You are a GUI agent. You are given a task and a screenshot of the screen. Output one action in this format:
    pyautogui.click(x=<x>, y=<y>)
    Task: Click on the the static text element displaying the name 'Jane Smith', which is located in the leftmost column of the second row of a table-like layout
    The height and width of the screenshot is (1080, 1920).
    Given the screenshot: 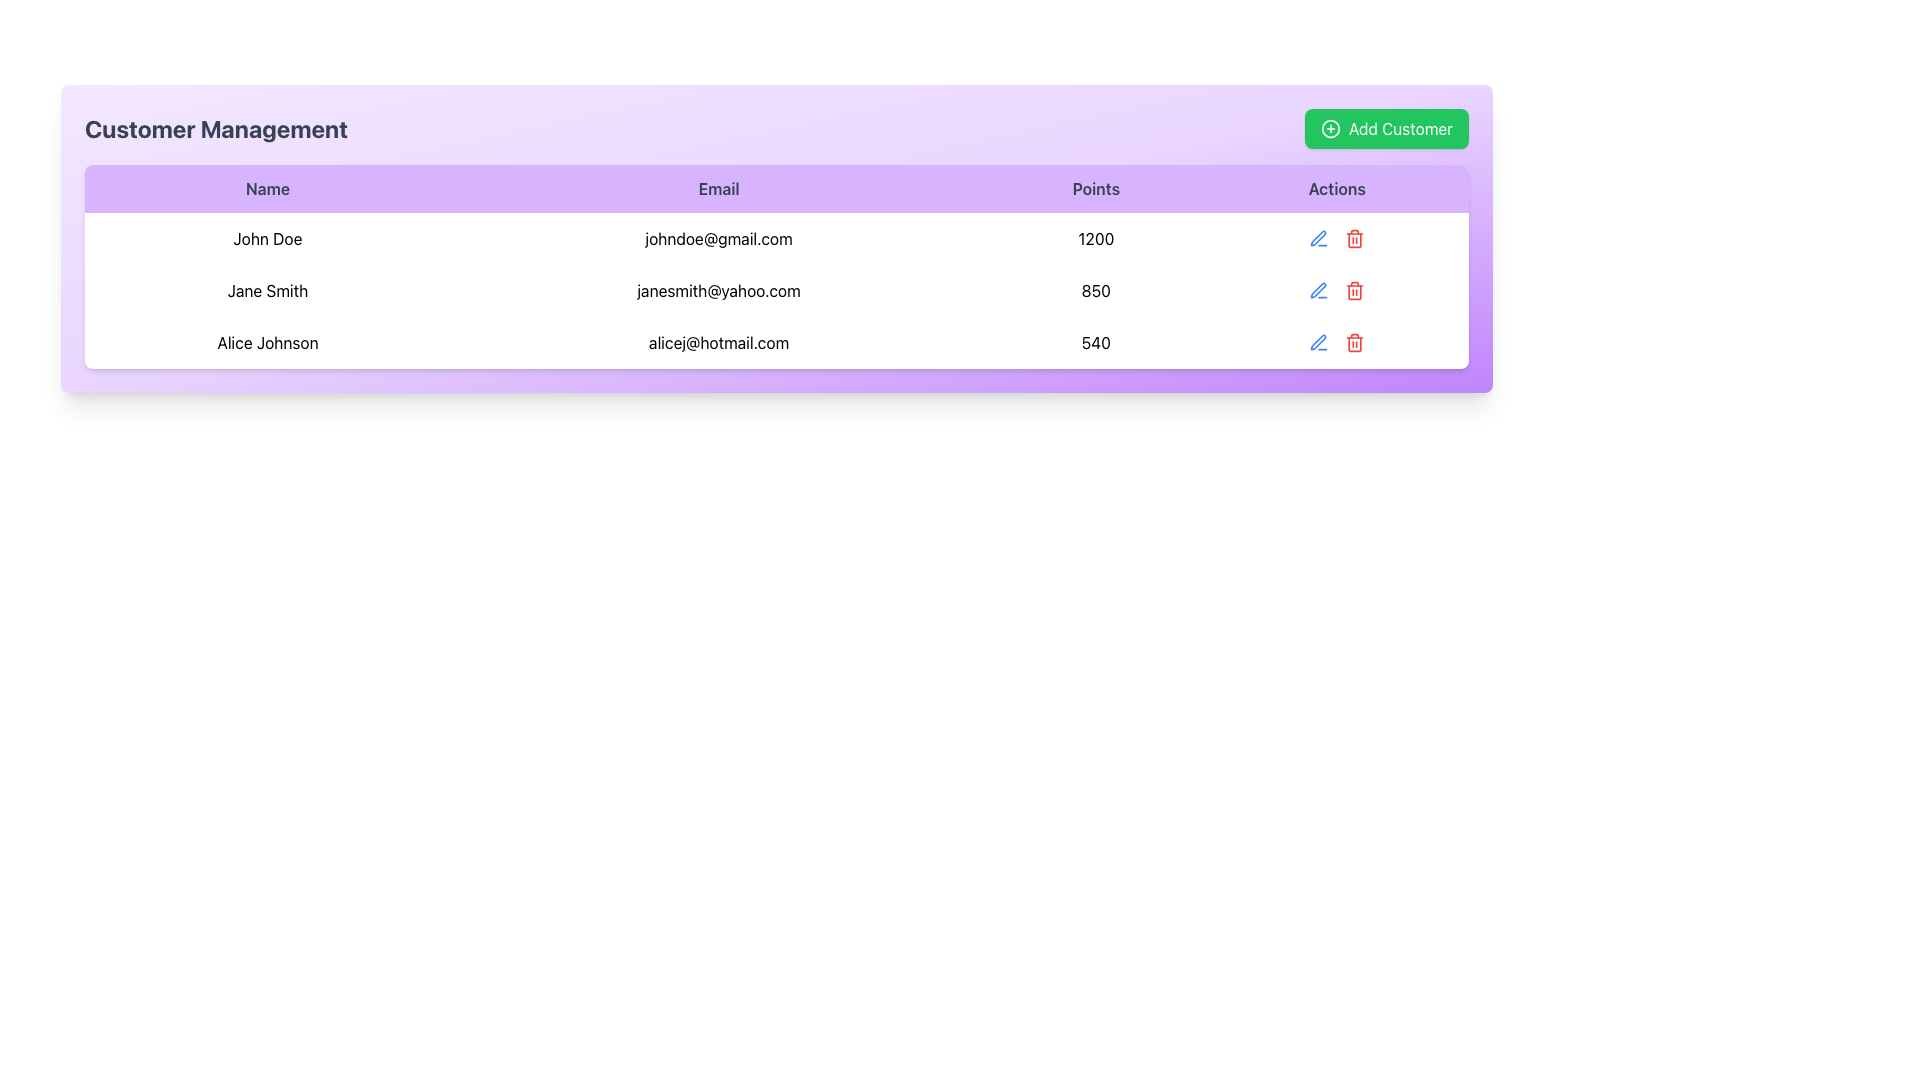 What is the action you would take?
    pyautogui.click(x=267, y=290)
    